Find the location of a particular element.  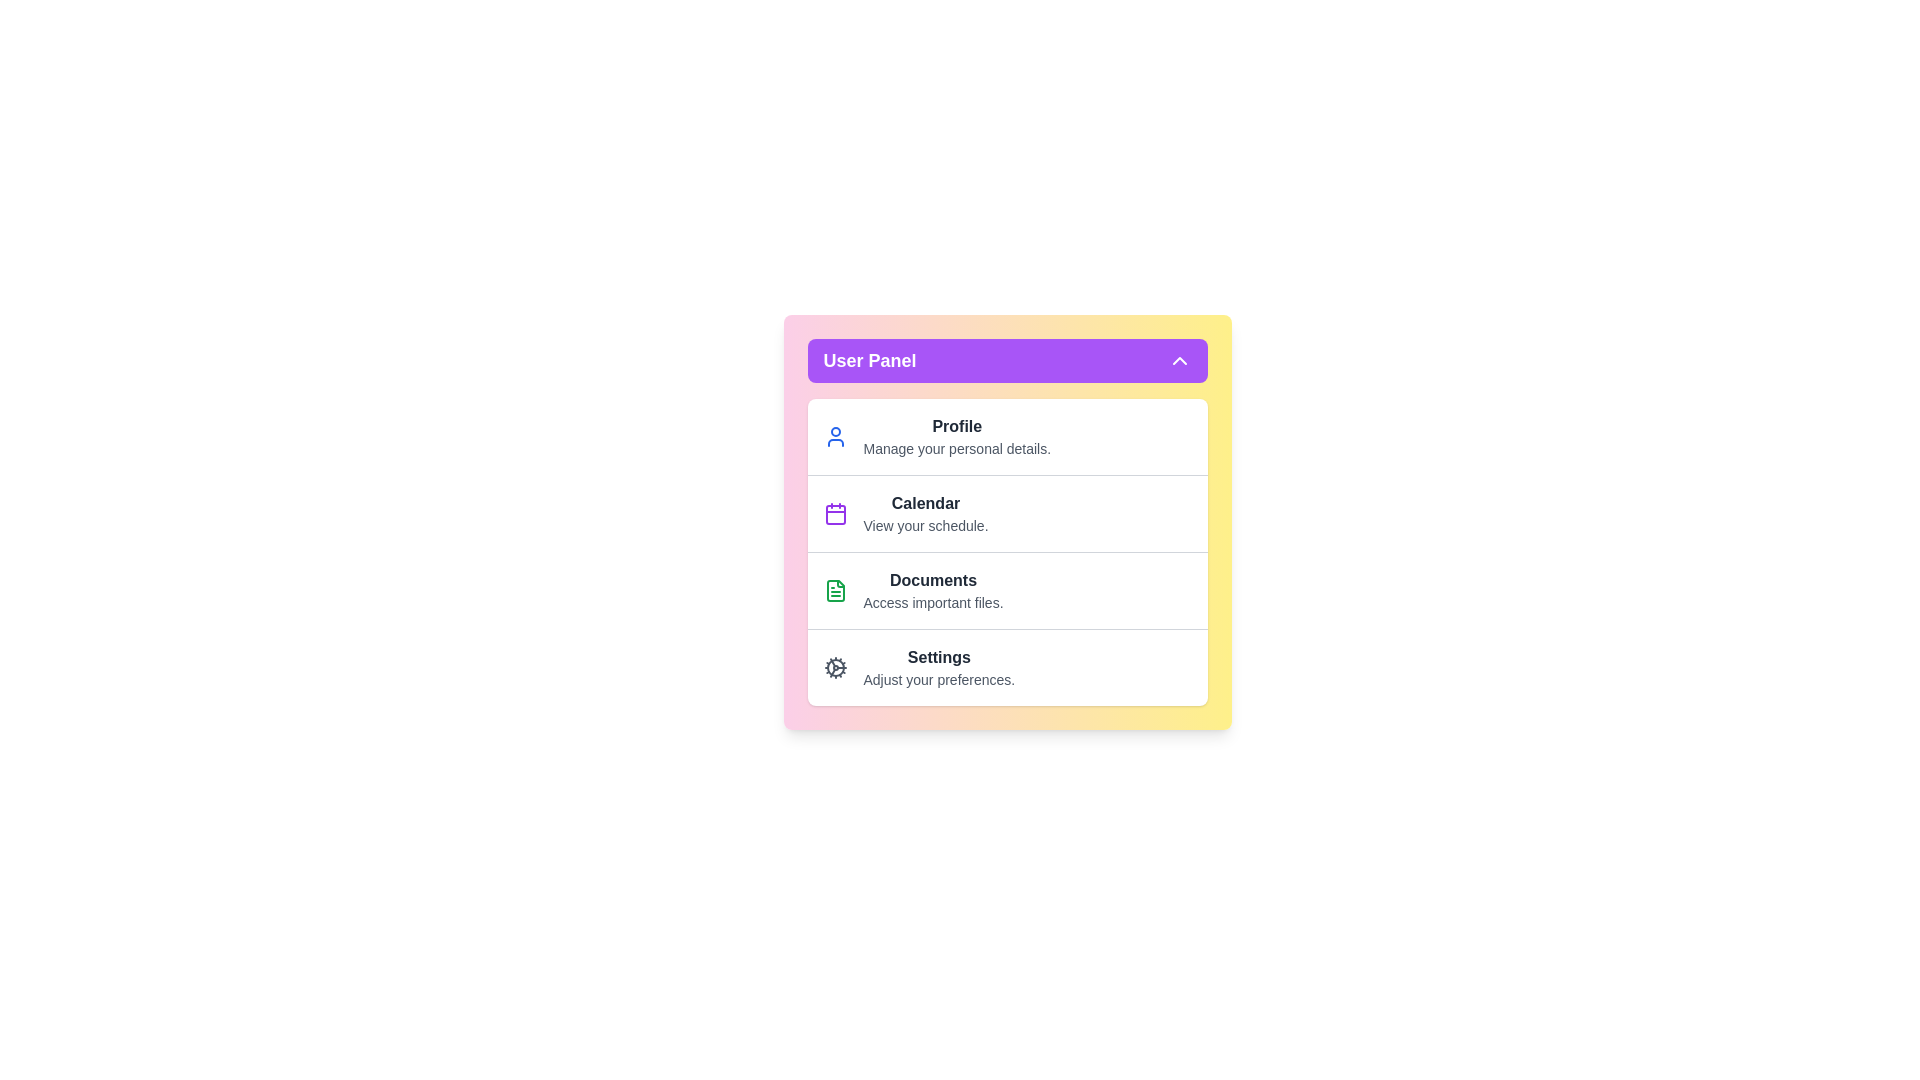

the 'Documents' text-based navigation item located in the User Panel is located at coordinates (932, 589).